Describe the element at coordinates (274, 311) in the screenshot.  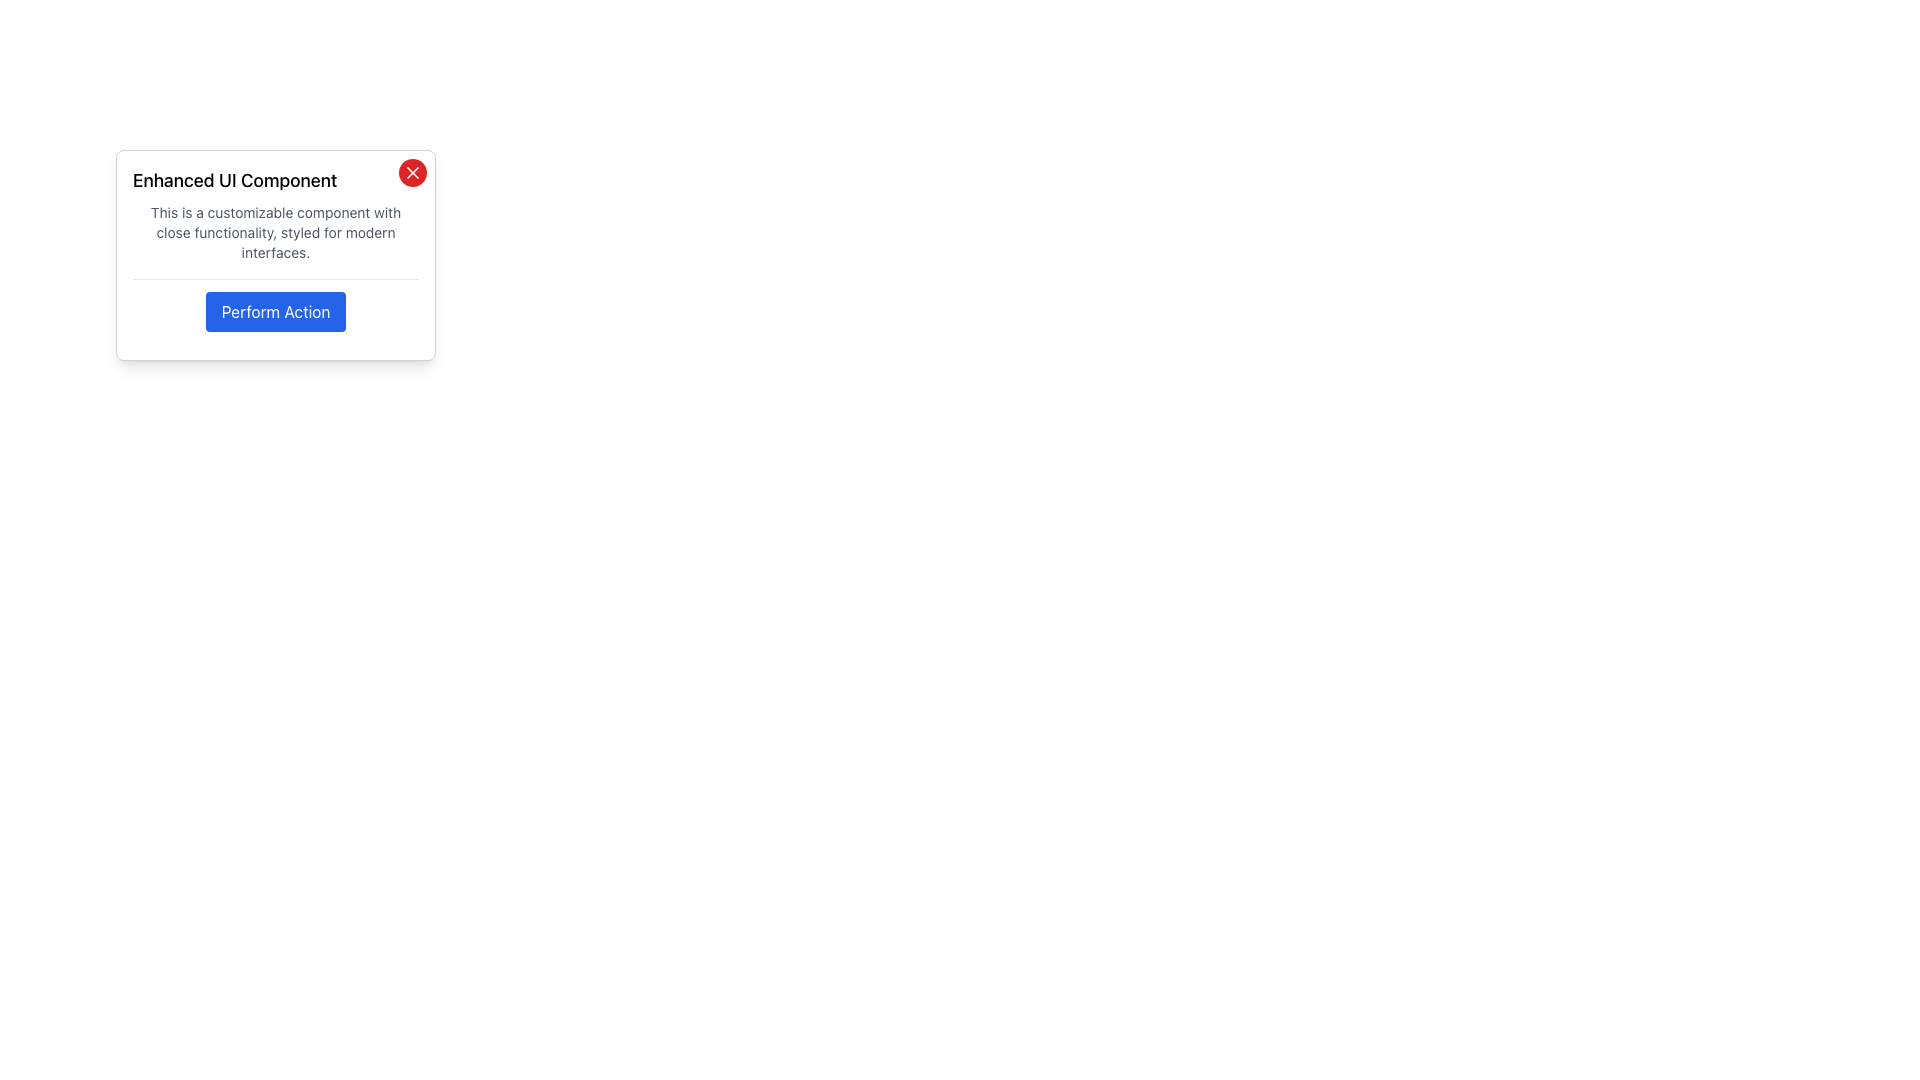
I see `the button that triggers the 'Perform Action' functionality within the 'Enhanced UI Component' card` at that location.